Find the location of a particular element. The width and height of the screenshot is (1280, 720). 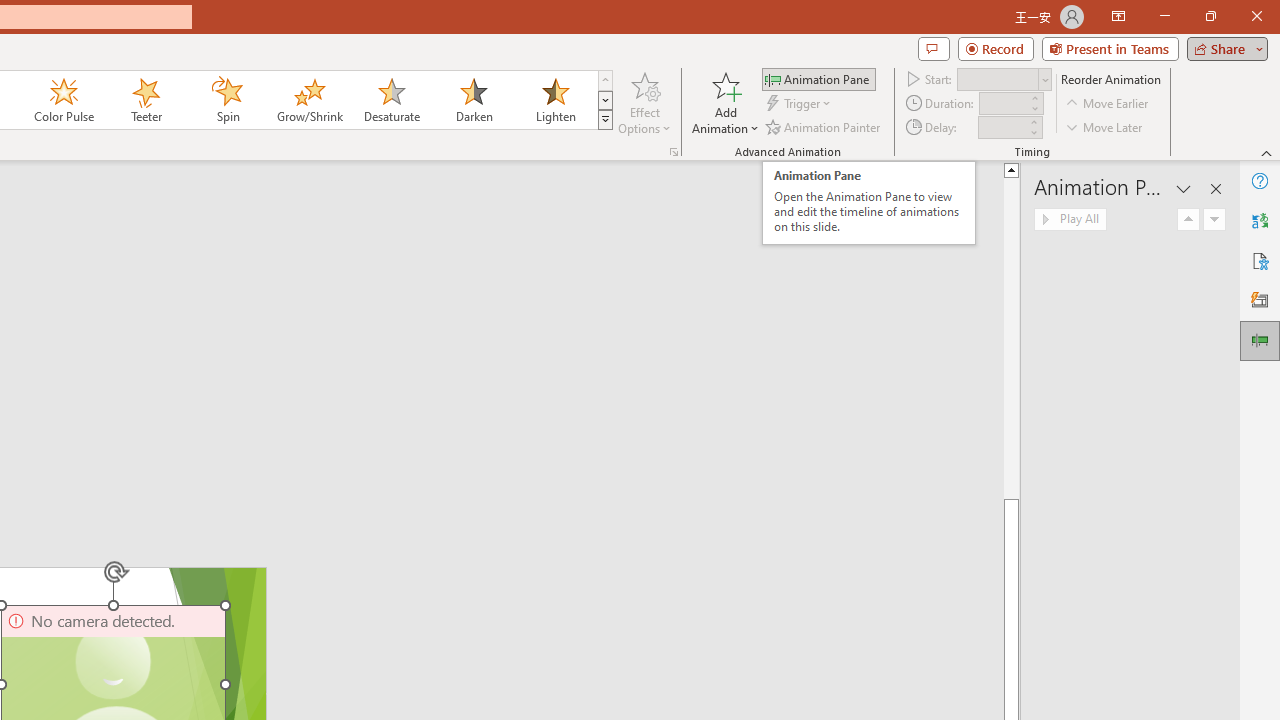

'Desaturate' is located at coordinates (391, 100).